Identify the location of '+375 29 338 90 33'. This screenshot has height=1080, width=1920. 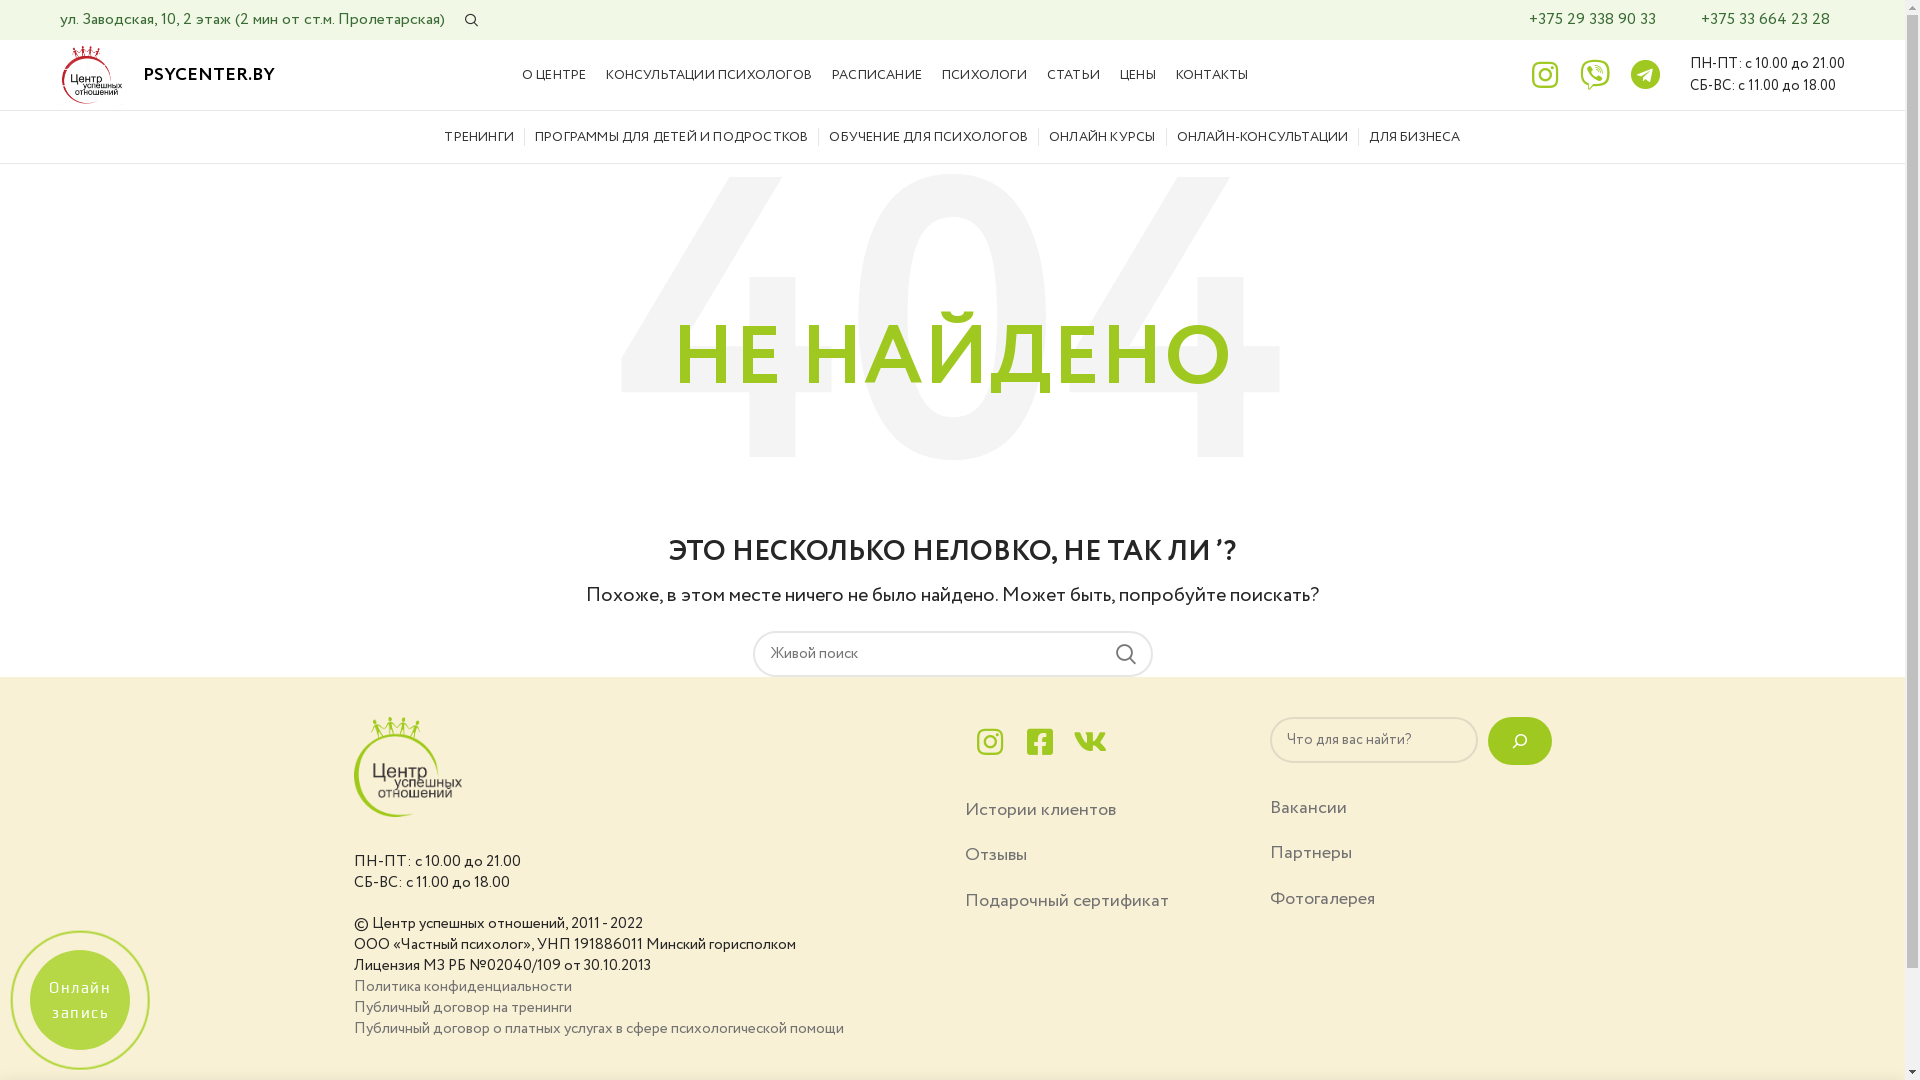
(1528, 19).